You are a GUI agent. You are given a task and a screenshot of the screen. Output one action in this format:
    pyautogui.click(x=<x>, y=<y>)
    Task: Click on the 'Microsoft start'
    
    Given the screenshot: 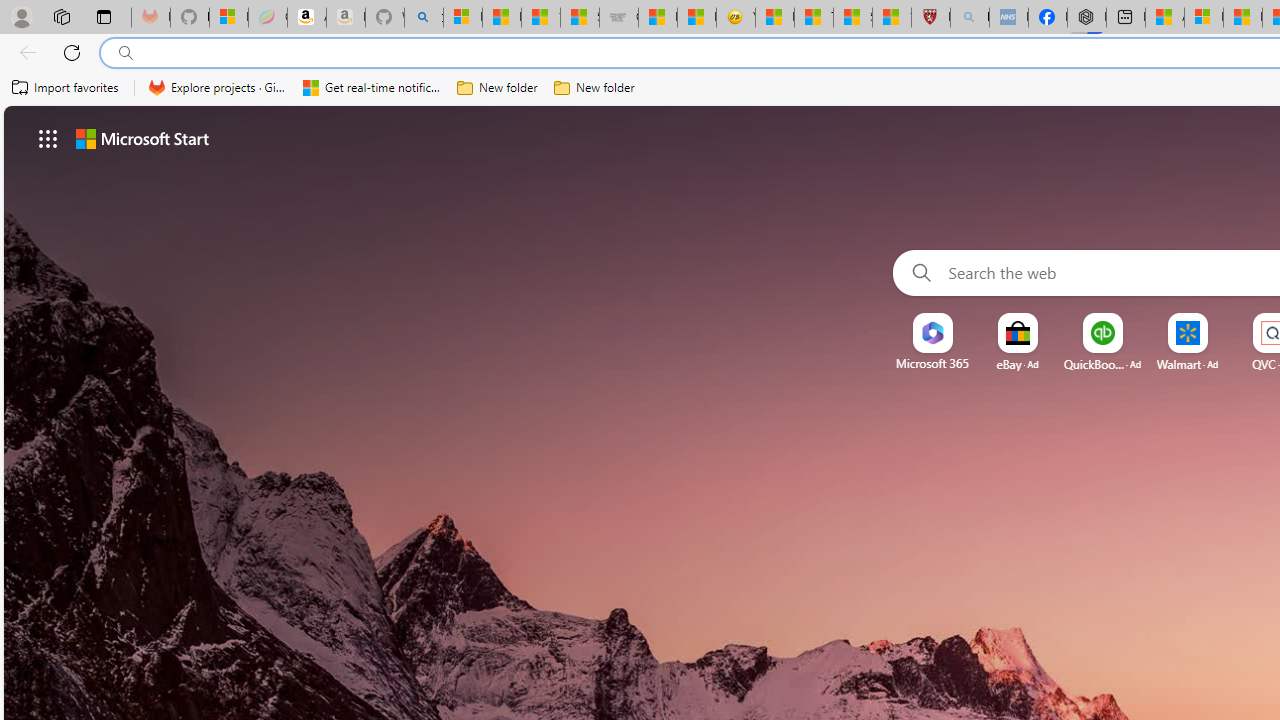 What is the action you would take?
    pyautogui.click(x=141, y=137)
    